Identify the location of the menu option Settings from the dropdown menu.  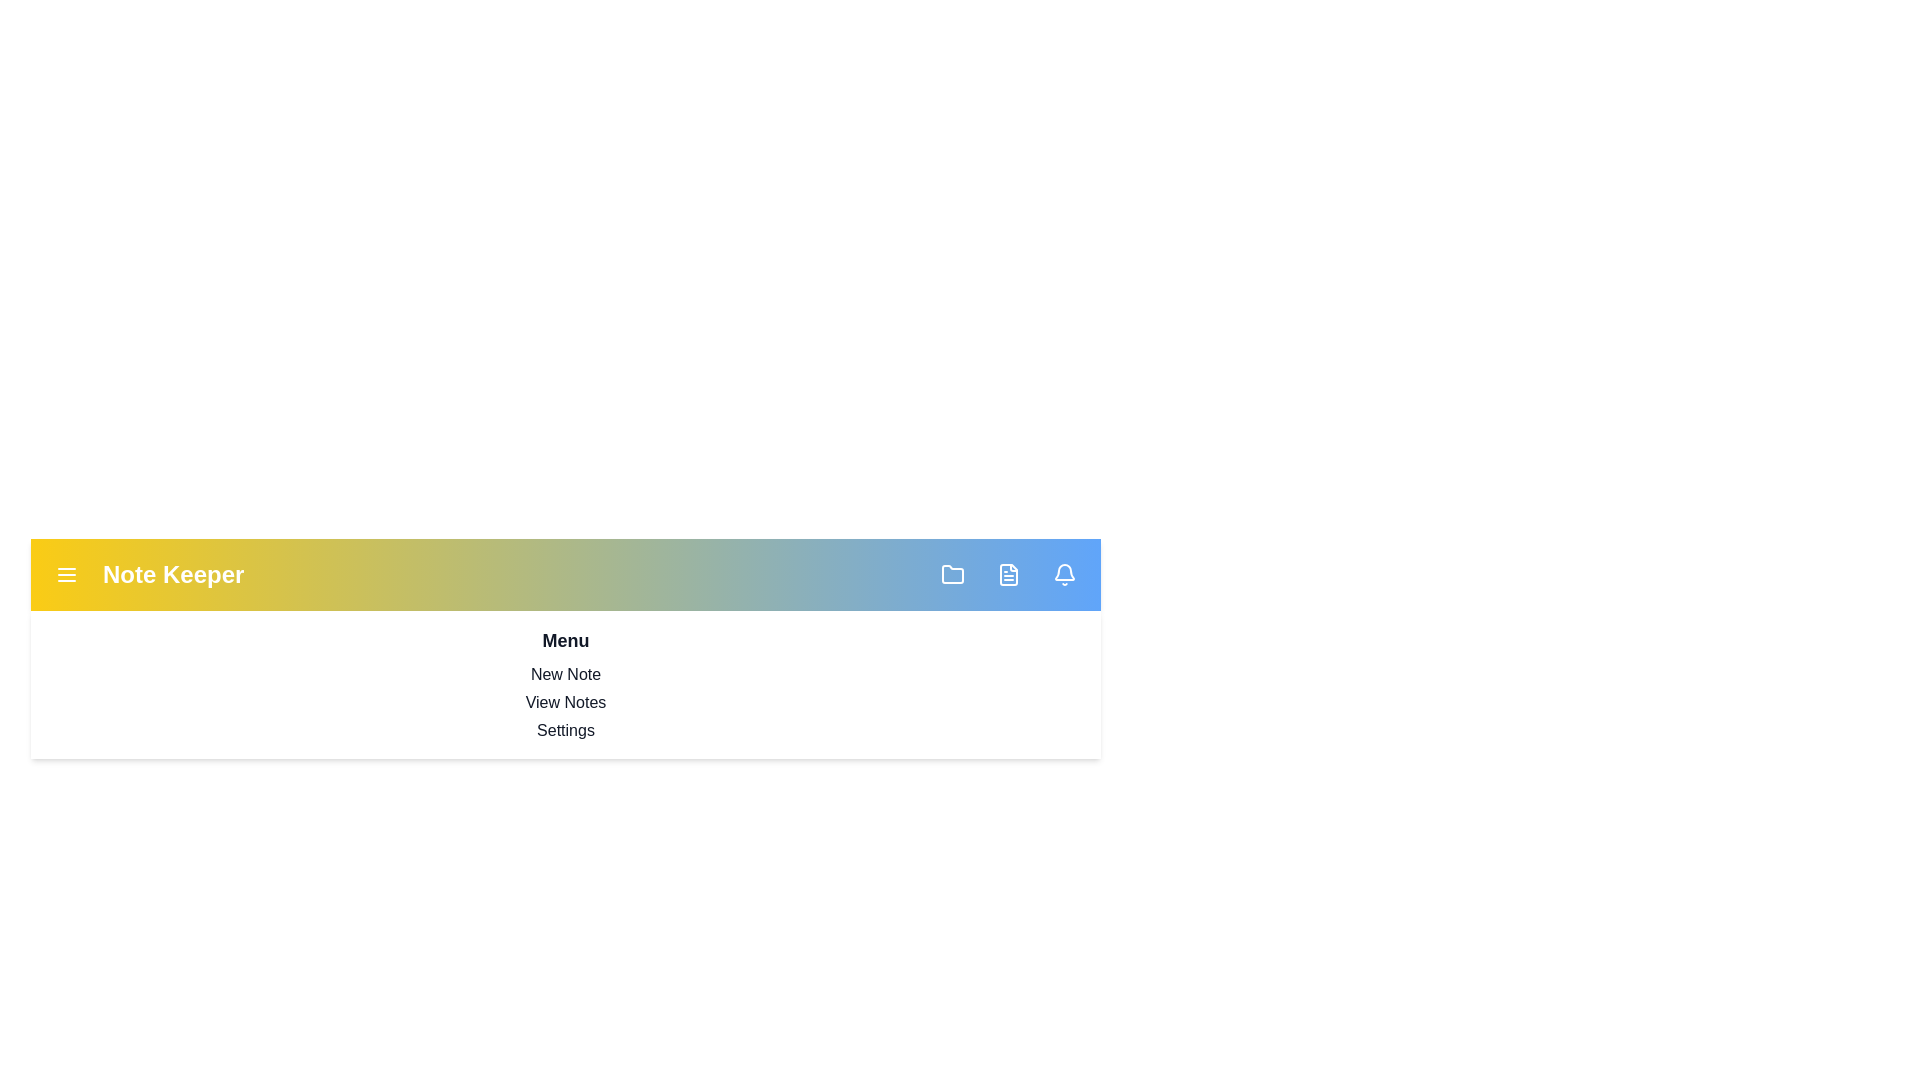
(565, 731).